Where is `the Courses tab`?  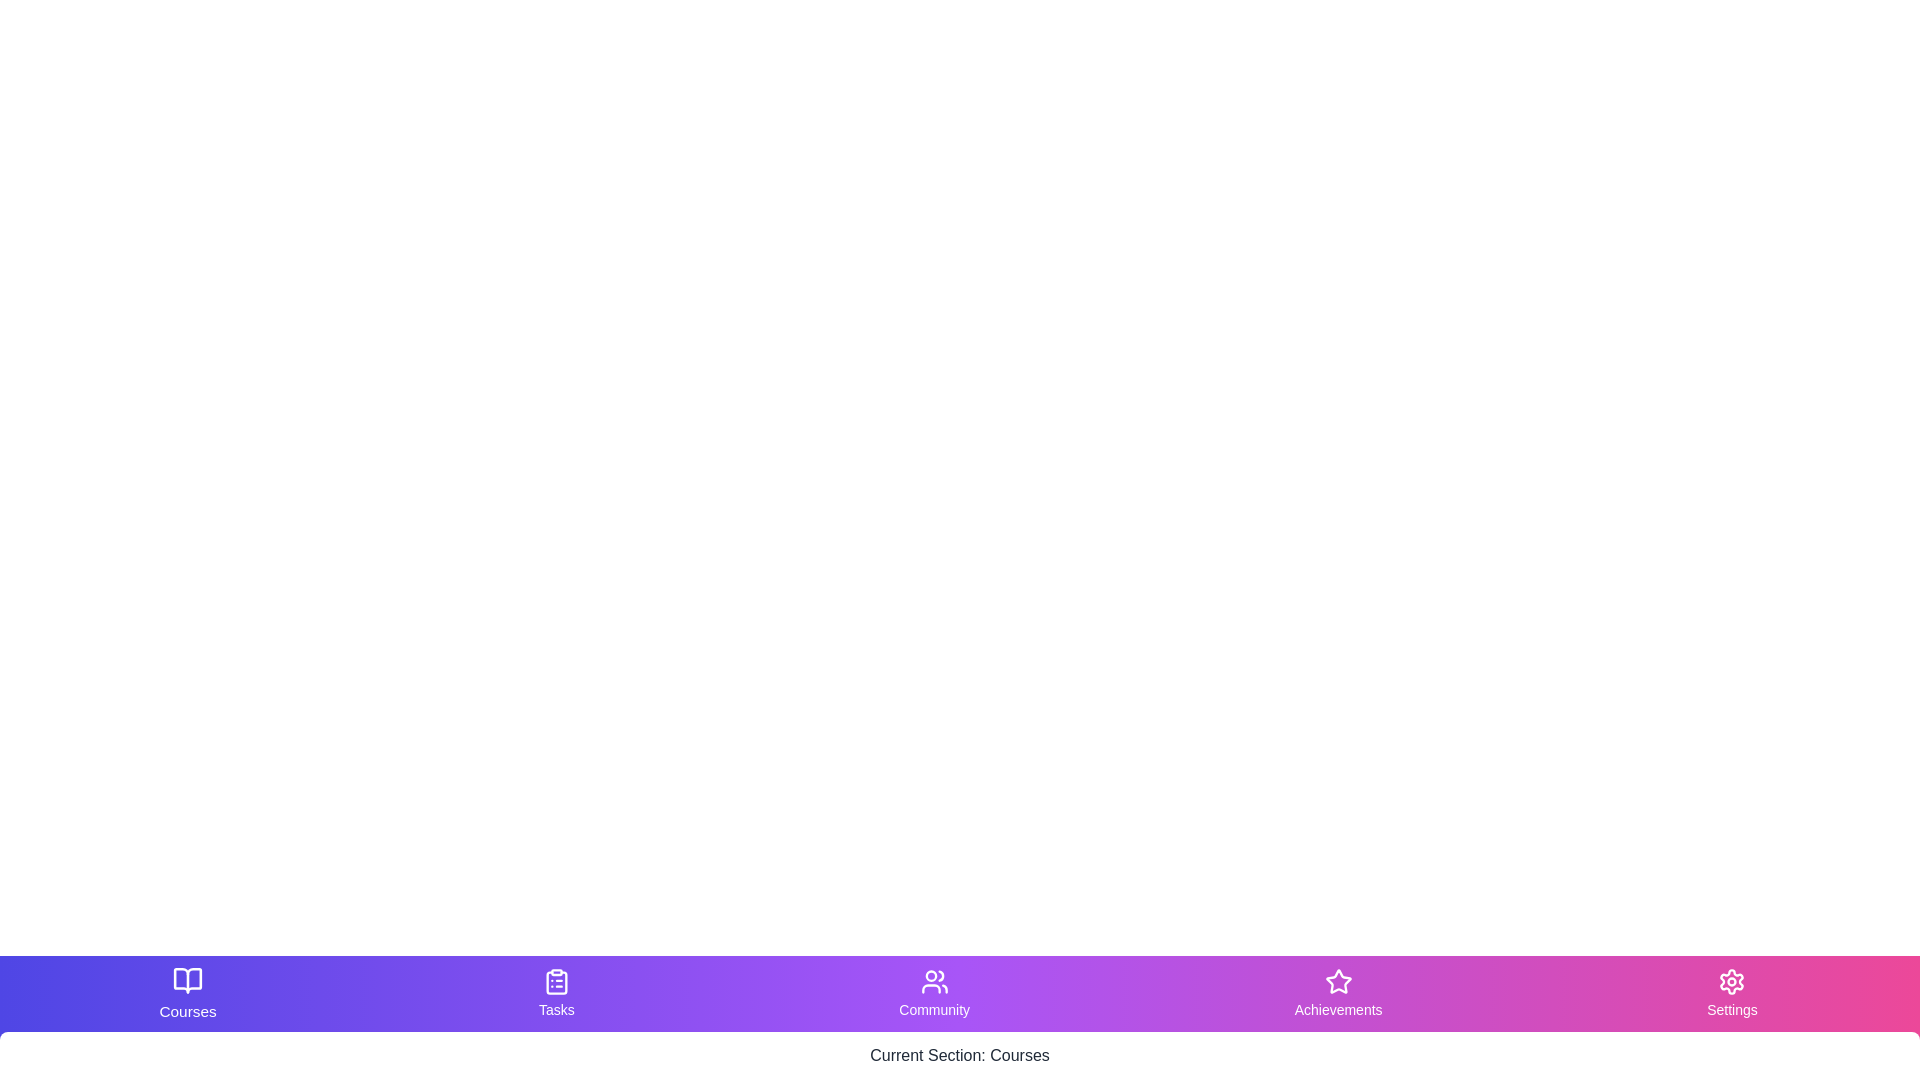
the Courses tab is located at coordinates (187, 994).